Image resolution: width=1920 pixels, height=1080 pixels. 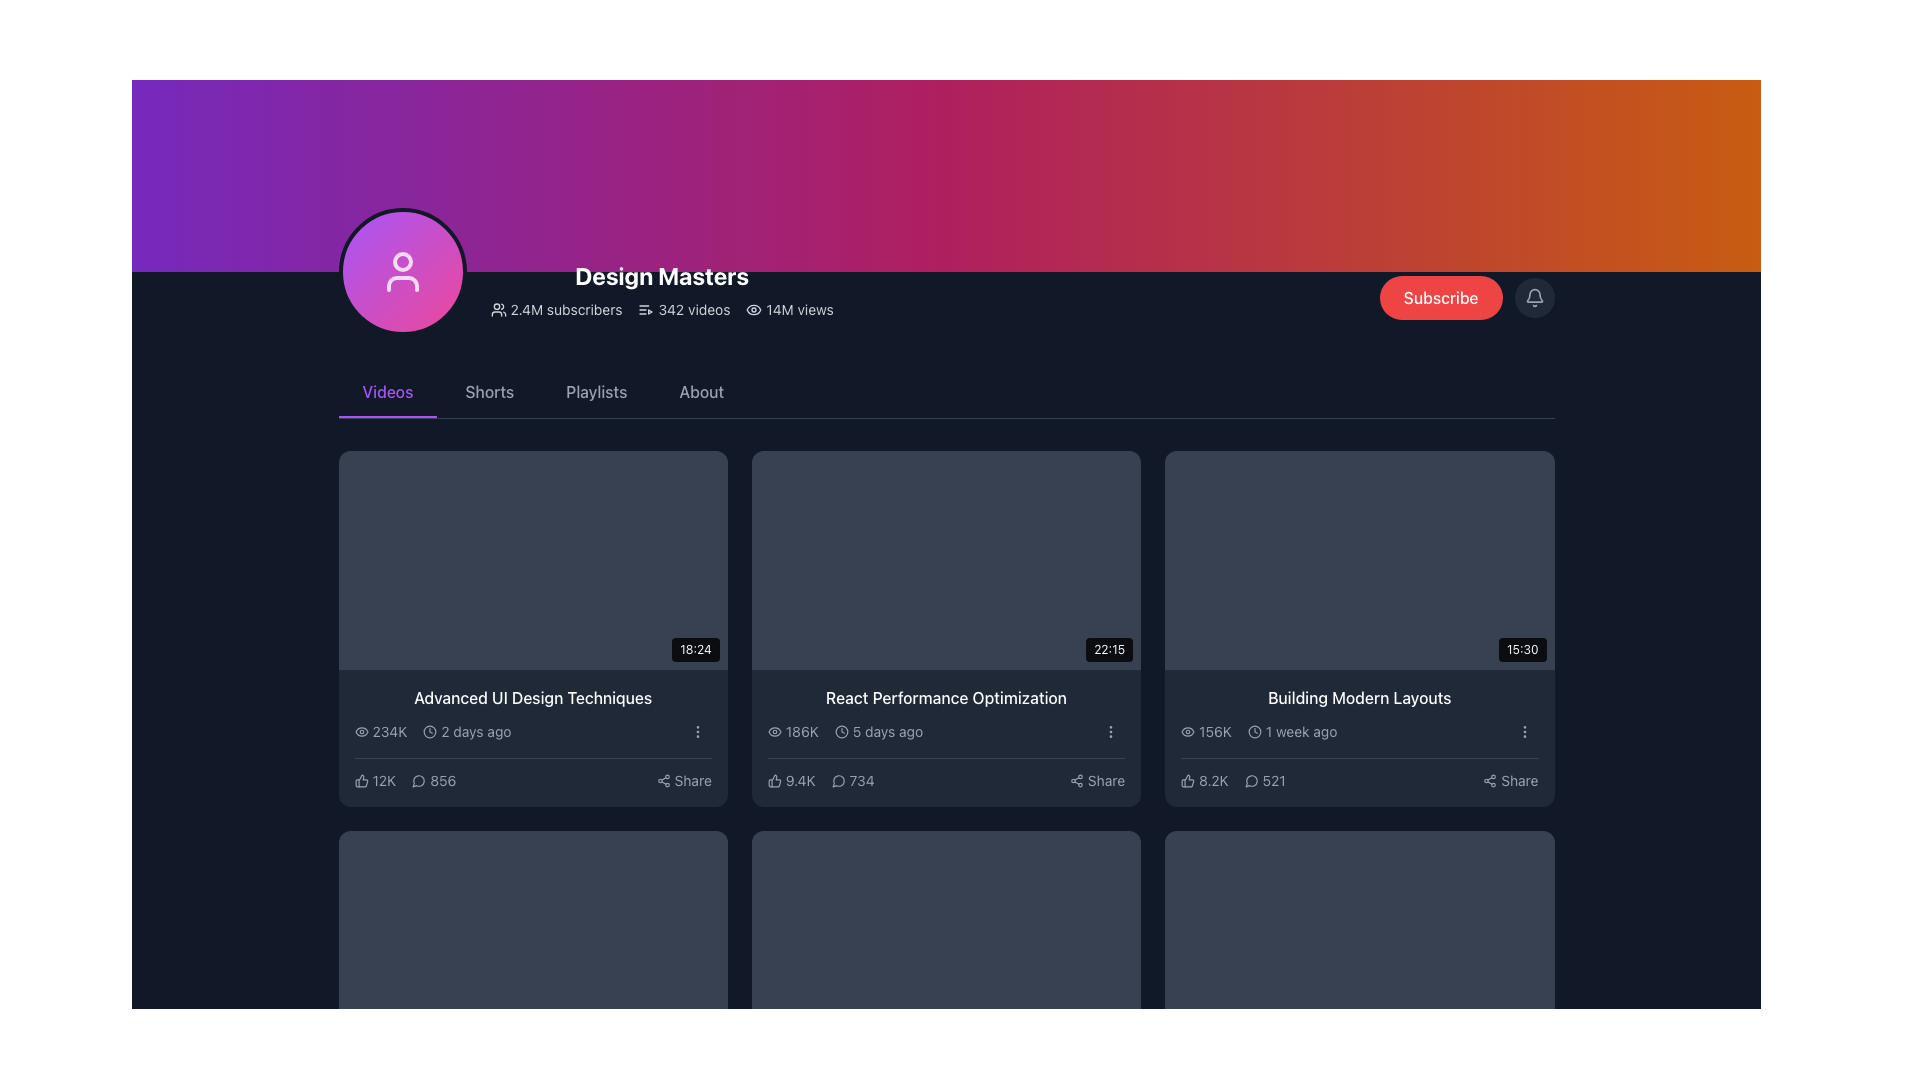 I want to click on information displayed in the Information display field showing '156K' views and '1 week ago', which is located below the video thumbnail titled 'Building Modern Layouts', so click(x=1258, y=732).